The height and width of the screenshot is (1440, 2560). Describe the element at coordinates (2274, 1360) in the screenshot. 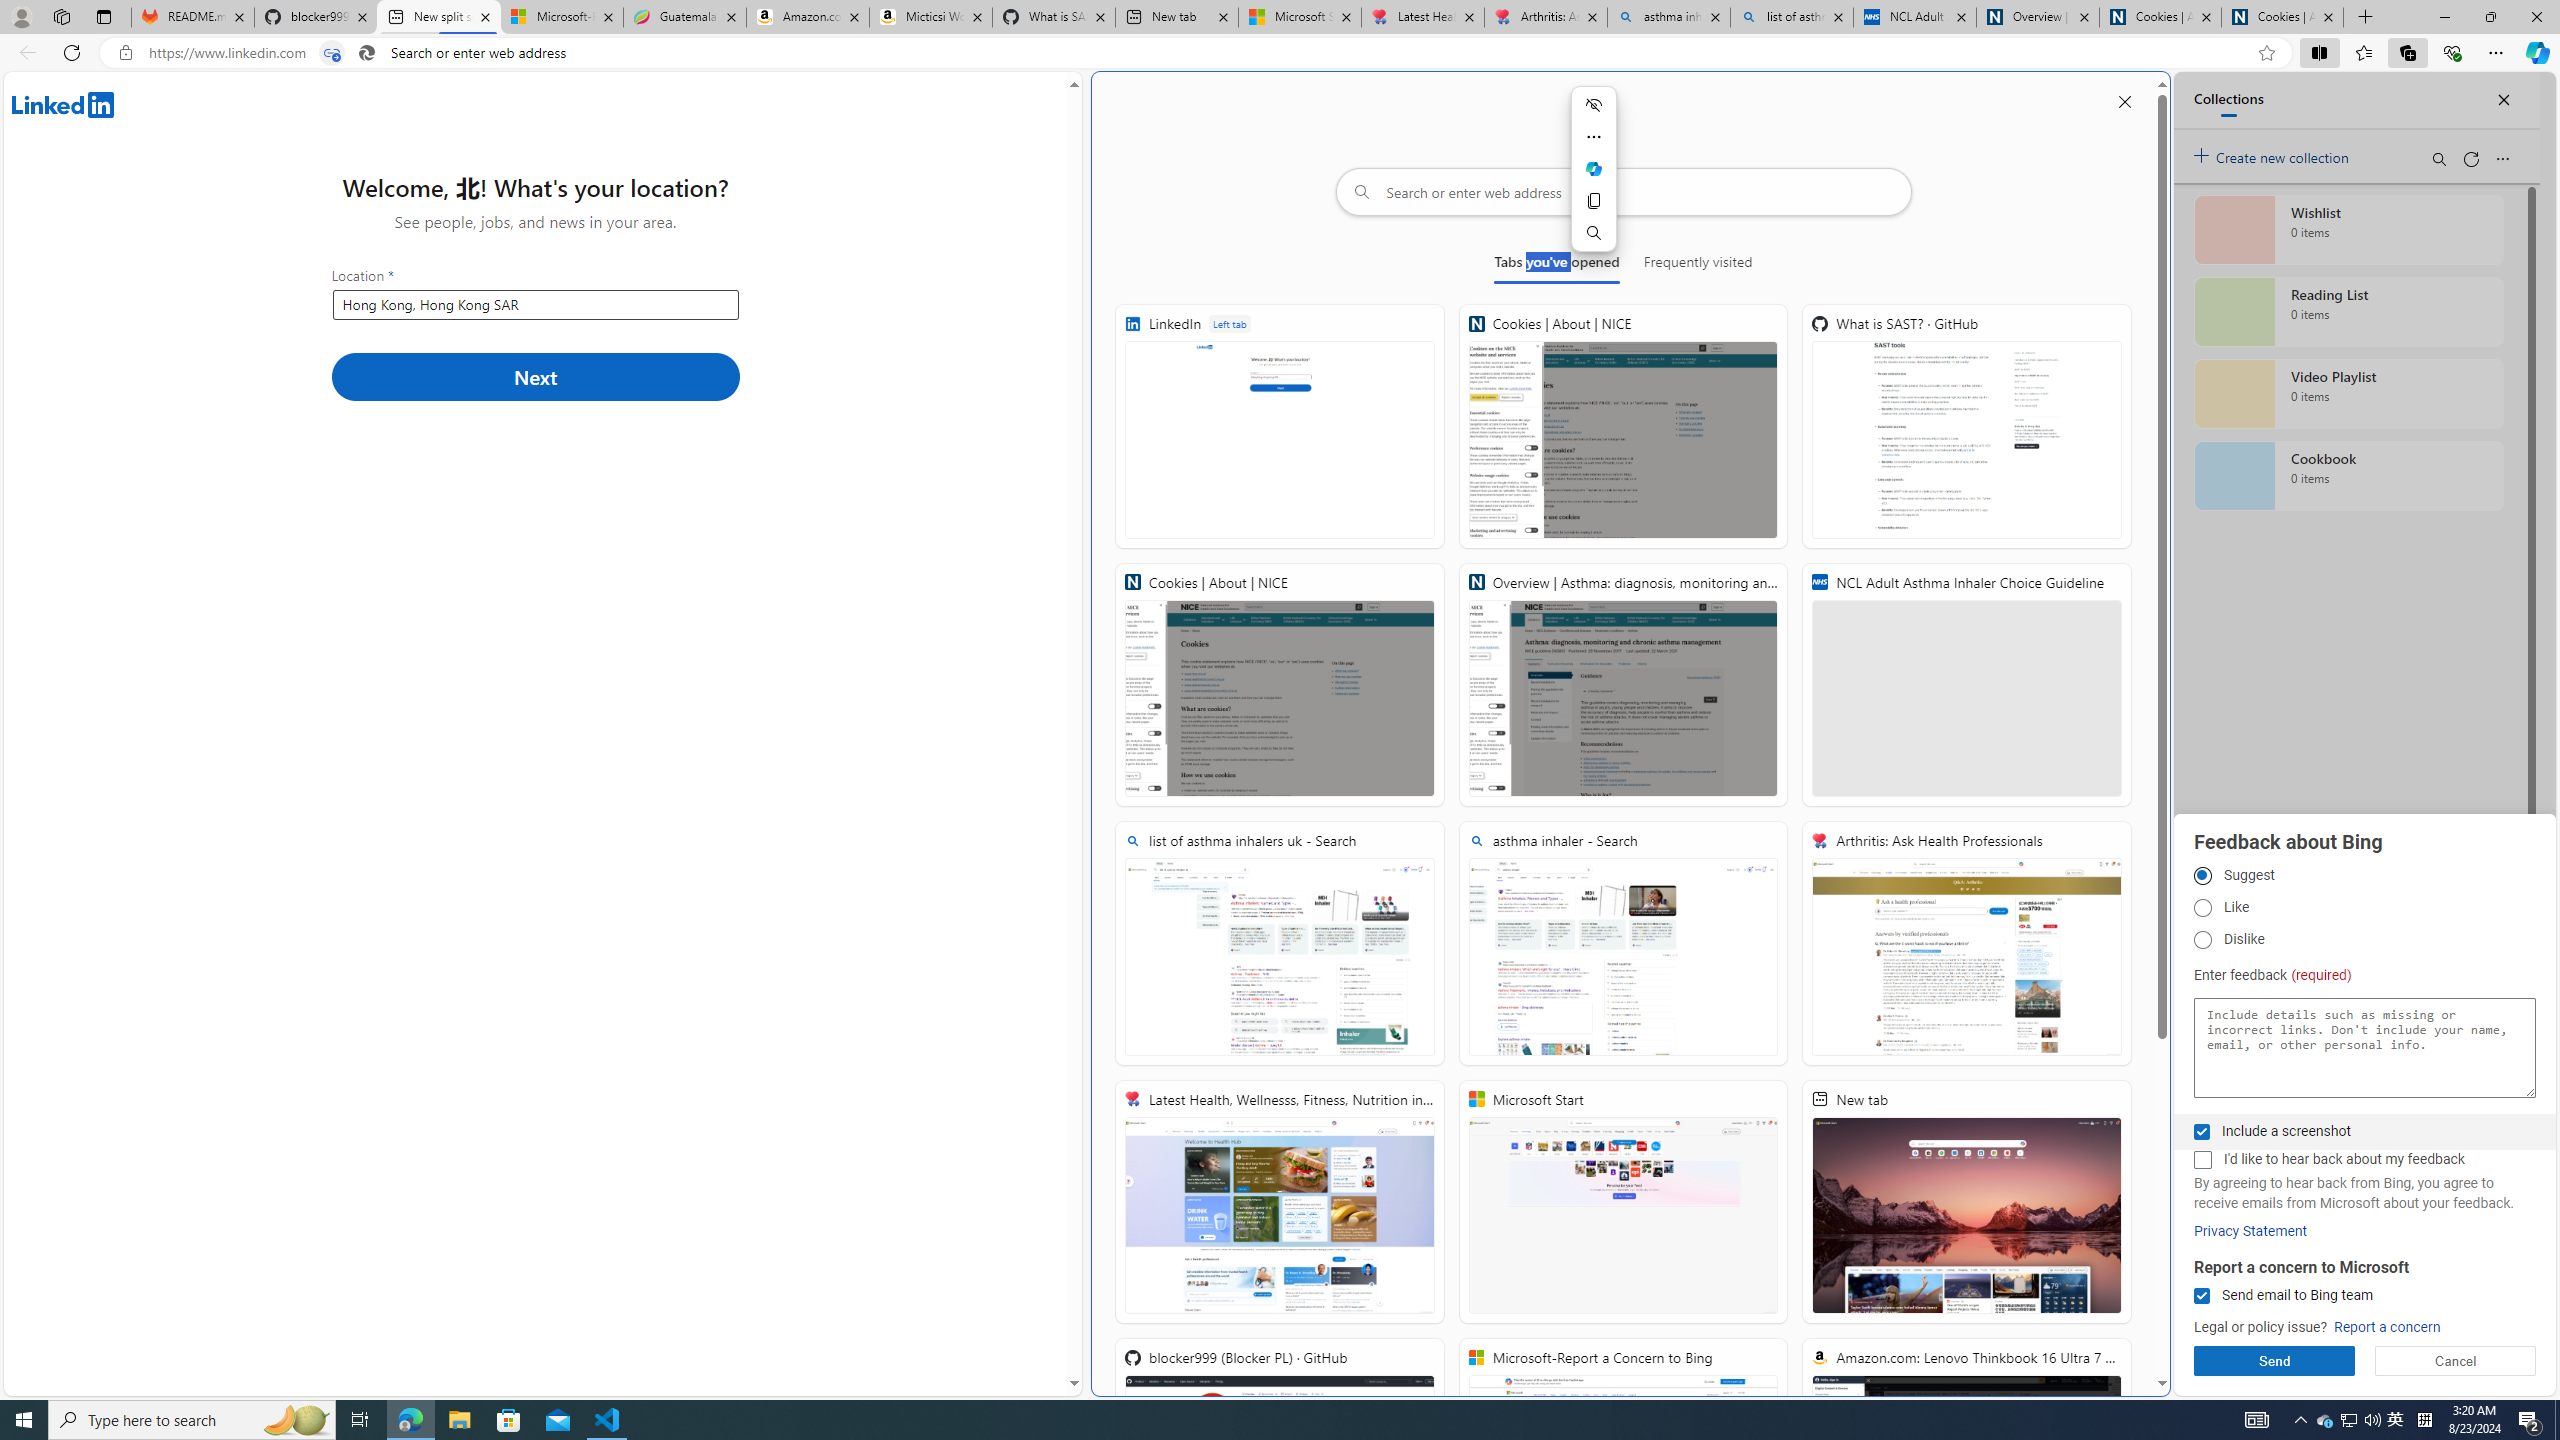

I see `'Send'` at that location.